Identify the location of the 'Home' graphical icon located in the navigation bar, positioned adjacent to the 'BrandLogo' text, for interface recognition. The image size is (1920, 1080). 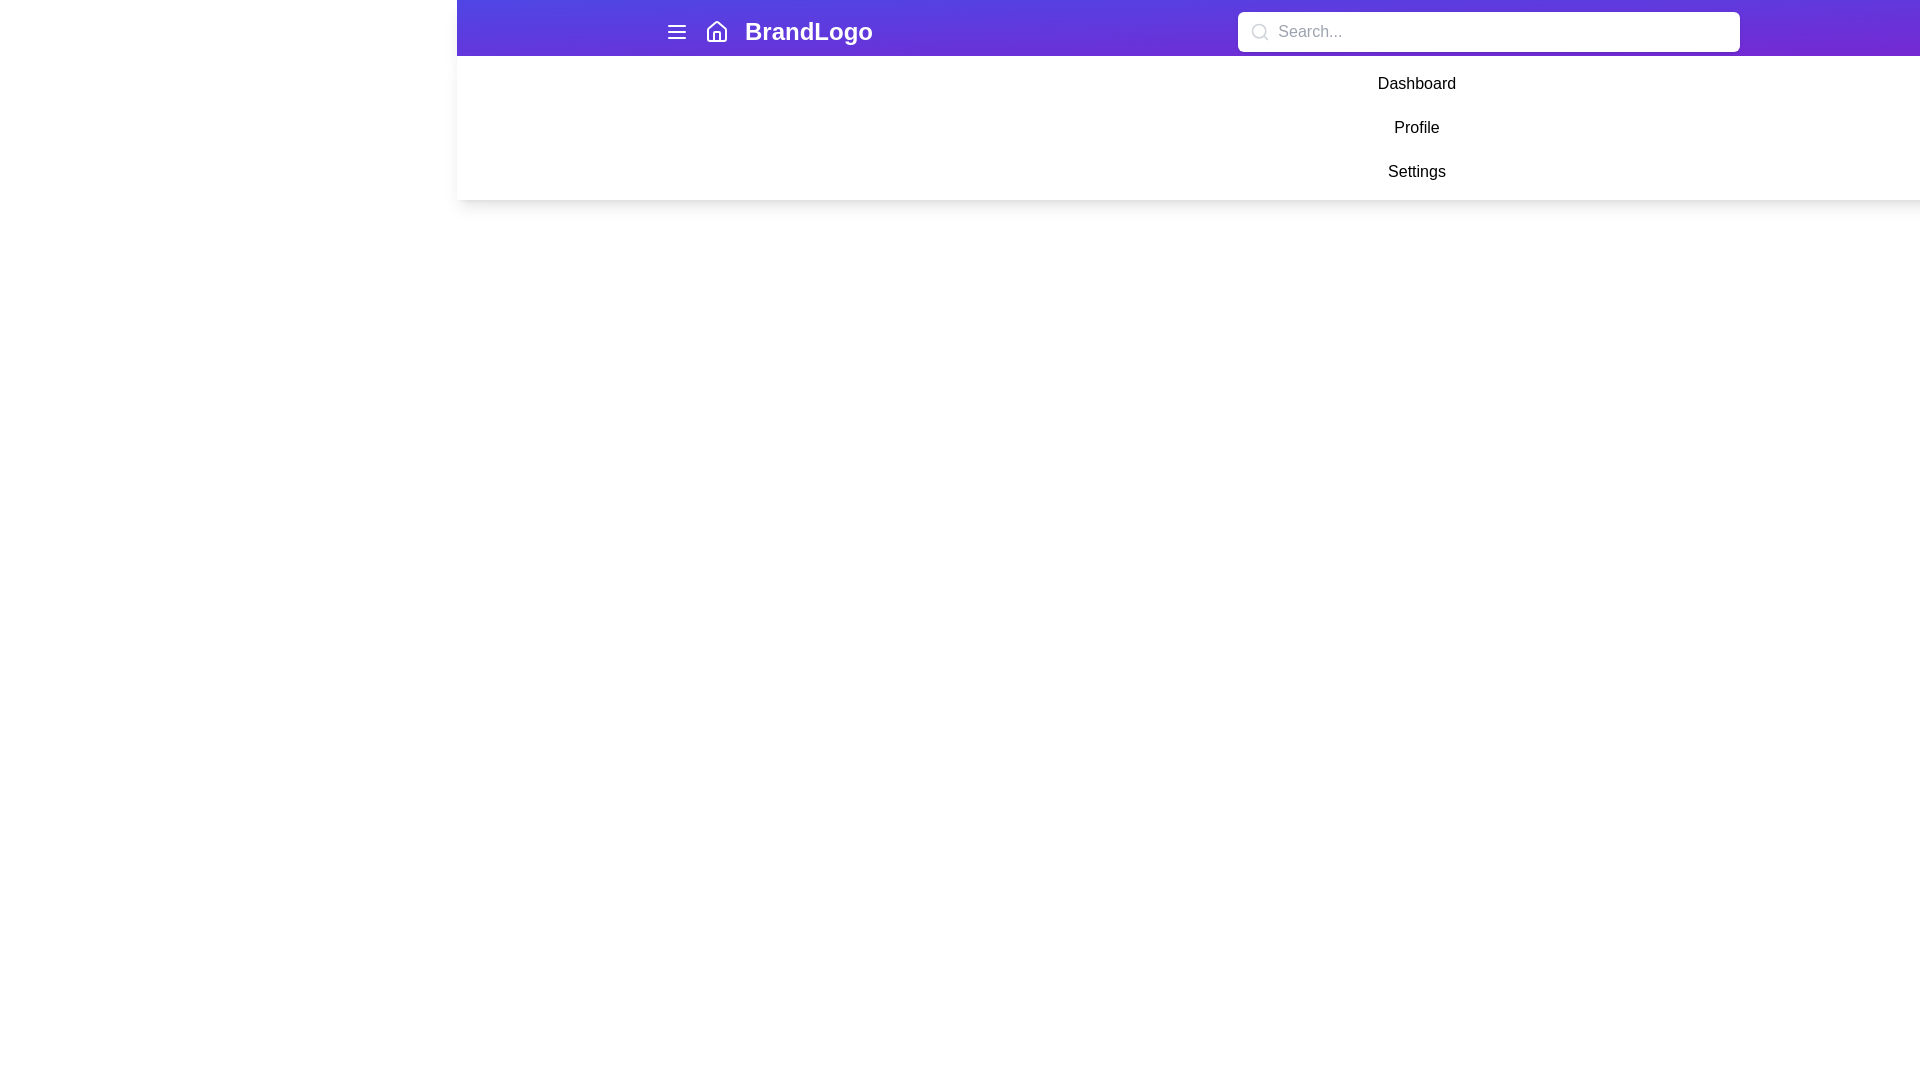
(716, 30).